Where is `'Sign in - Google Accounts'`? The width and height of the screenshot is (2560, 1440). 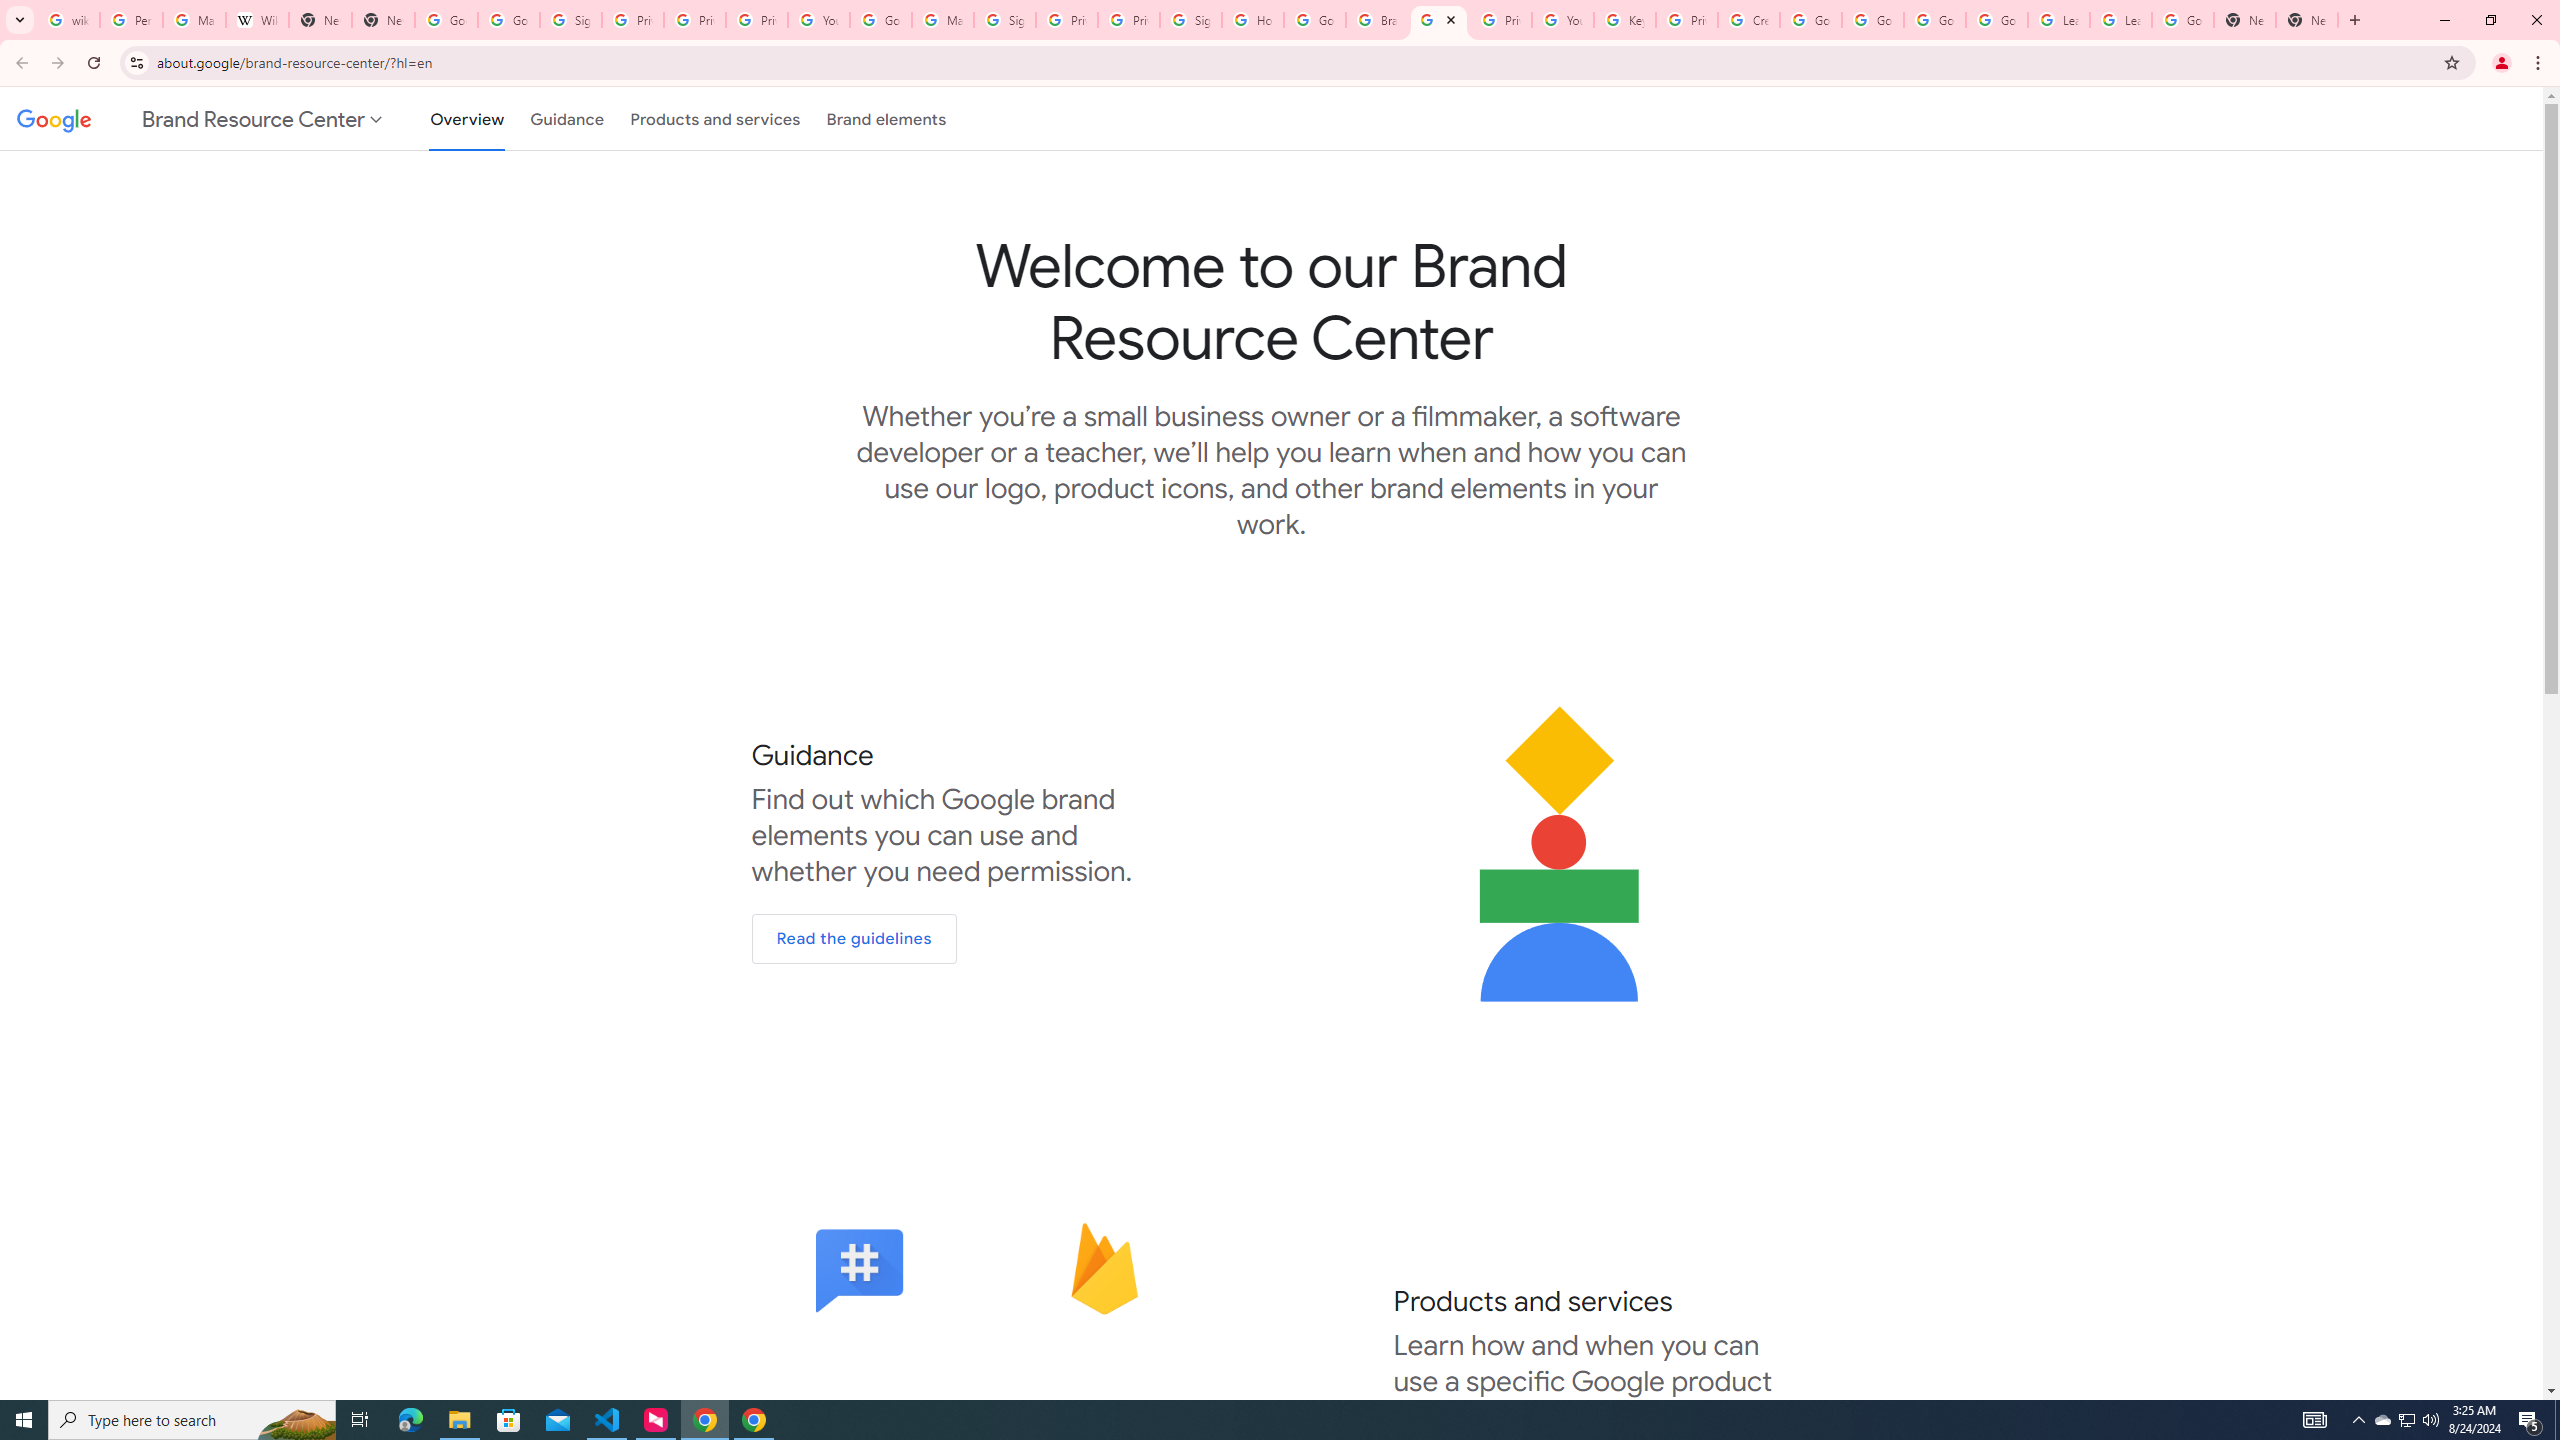
'Sign in - Google Accounts' is located at coordinates (1003, 19).